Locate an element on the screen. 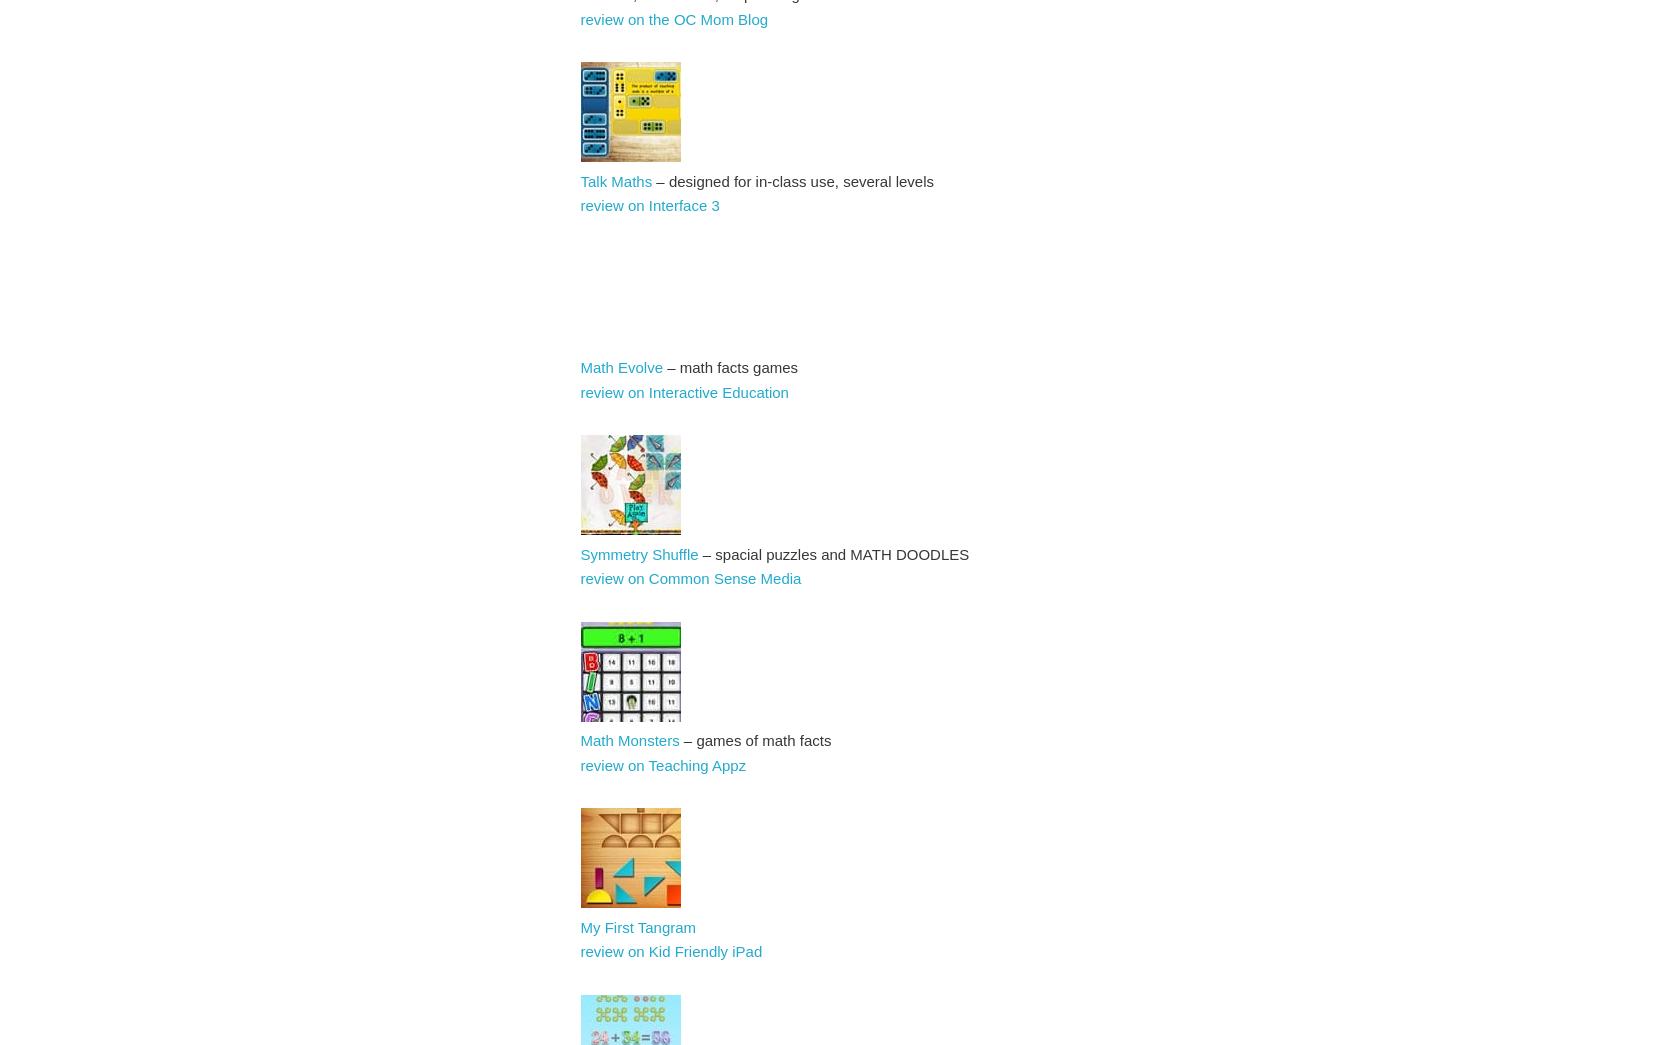 The height and width of the screenshot is (1045, 1657). '– spacial puzzles and MATH DOODLES' is located at coordinates (833, 553).